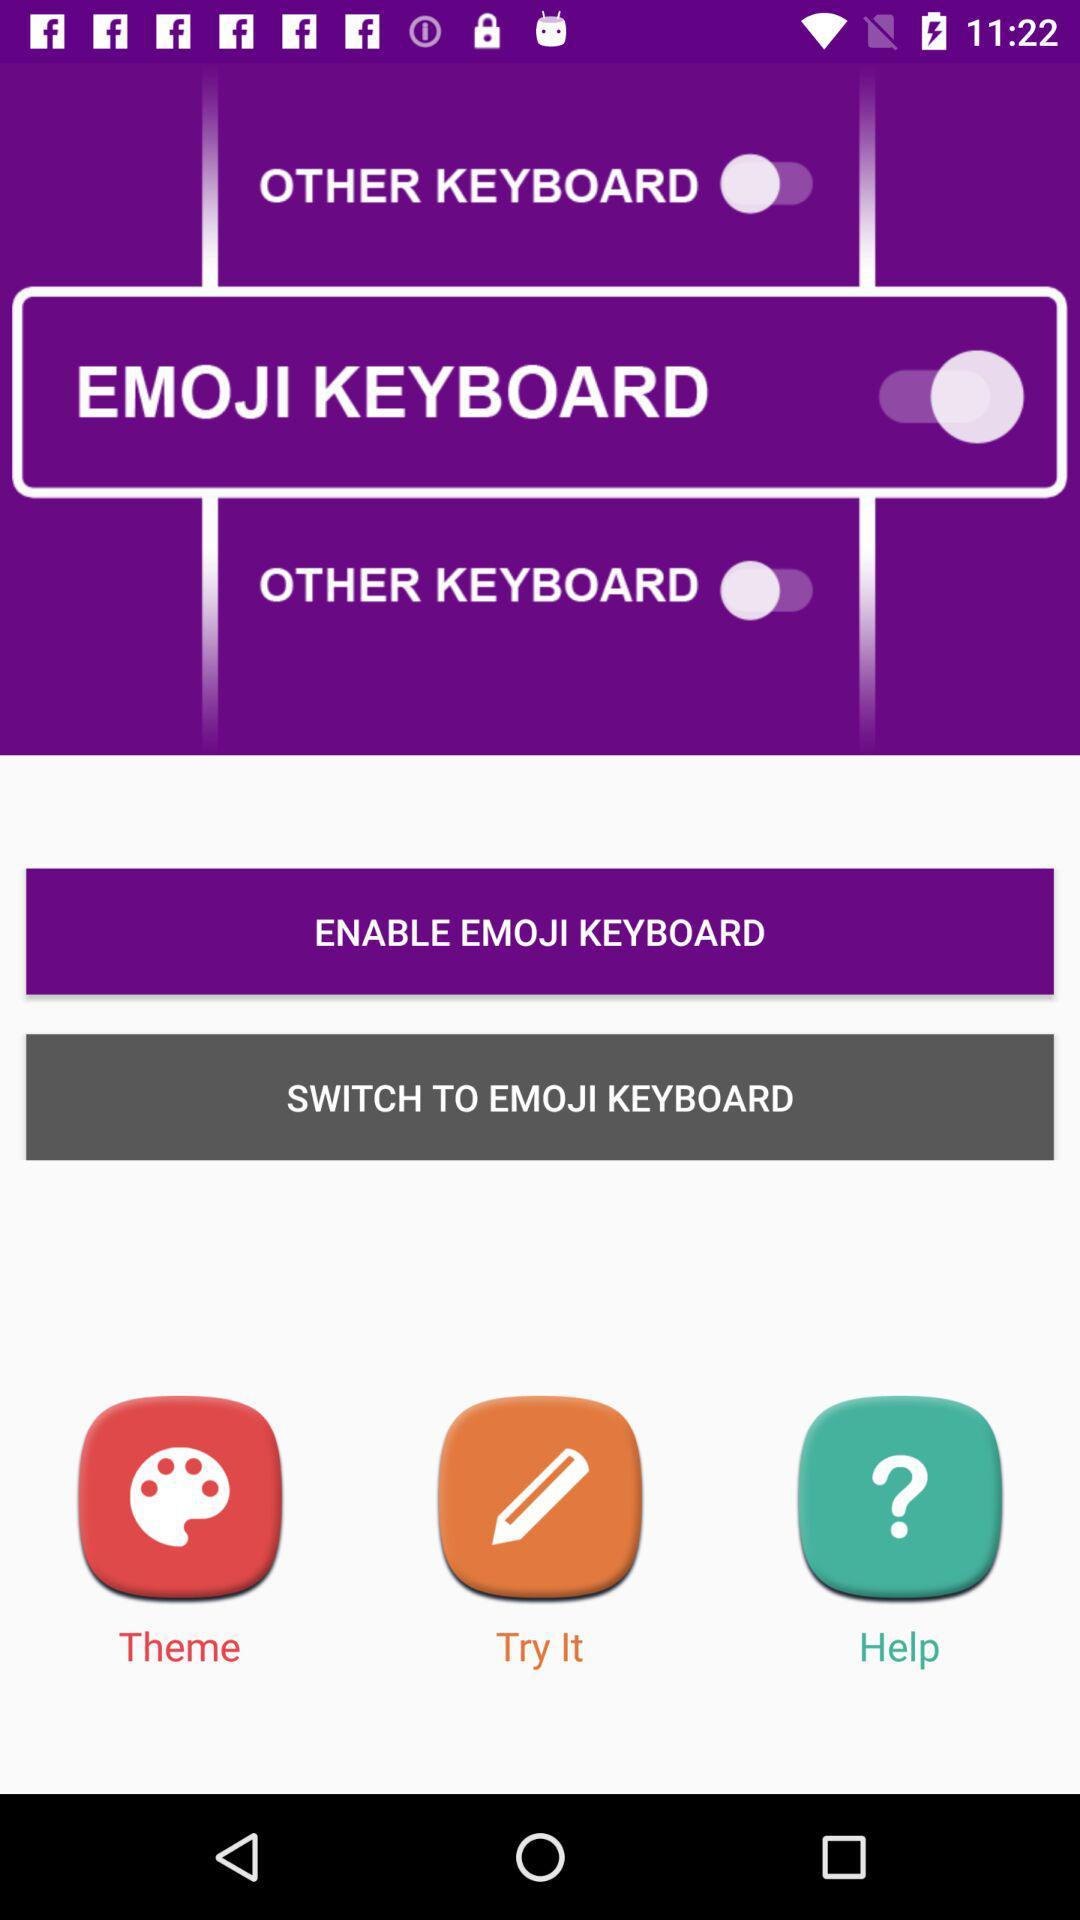 The height and width of the screenshot is (1920, 1080). What do you see at coordinates (898, 1500) in the screenshot?
I see `get help` at bounding box center [898, 1500].